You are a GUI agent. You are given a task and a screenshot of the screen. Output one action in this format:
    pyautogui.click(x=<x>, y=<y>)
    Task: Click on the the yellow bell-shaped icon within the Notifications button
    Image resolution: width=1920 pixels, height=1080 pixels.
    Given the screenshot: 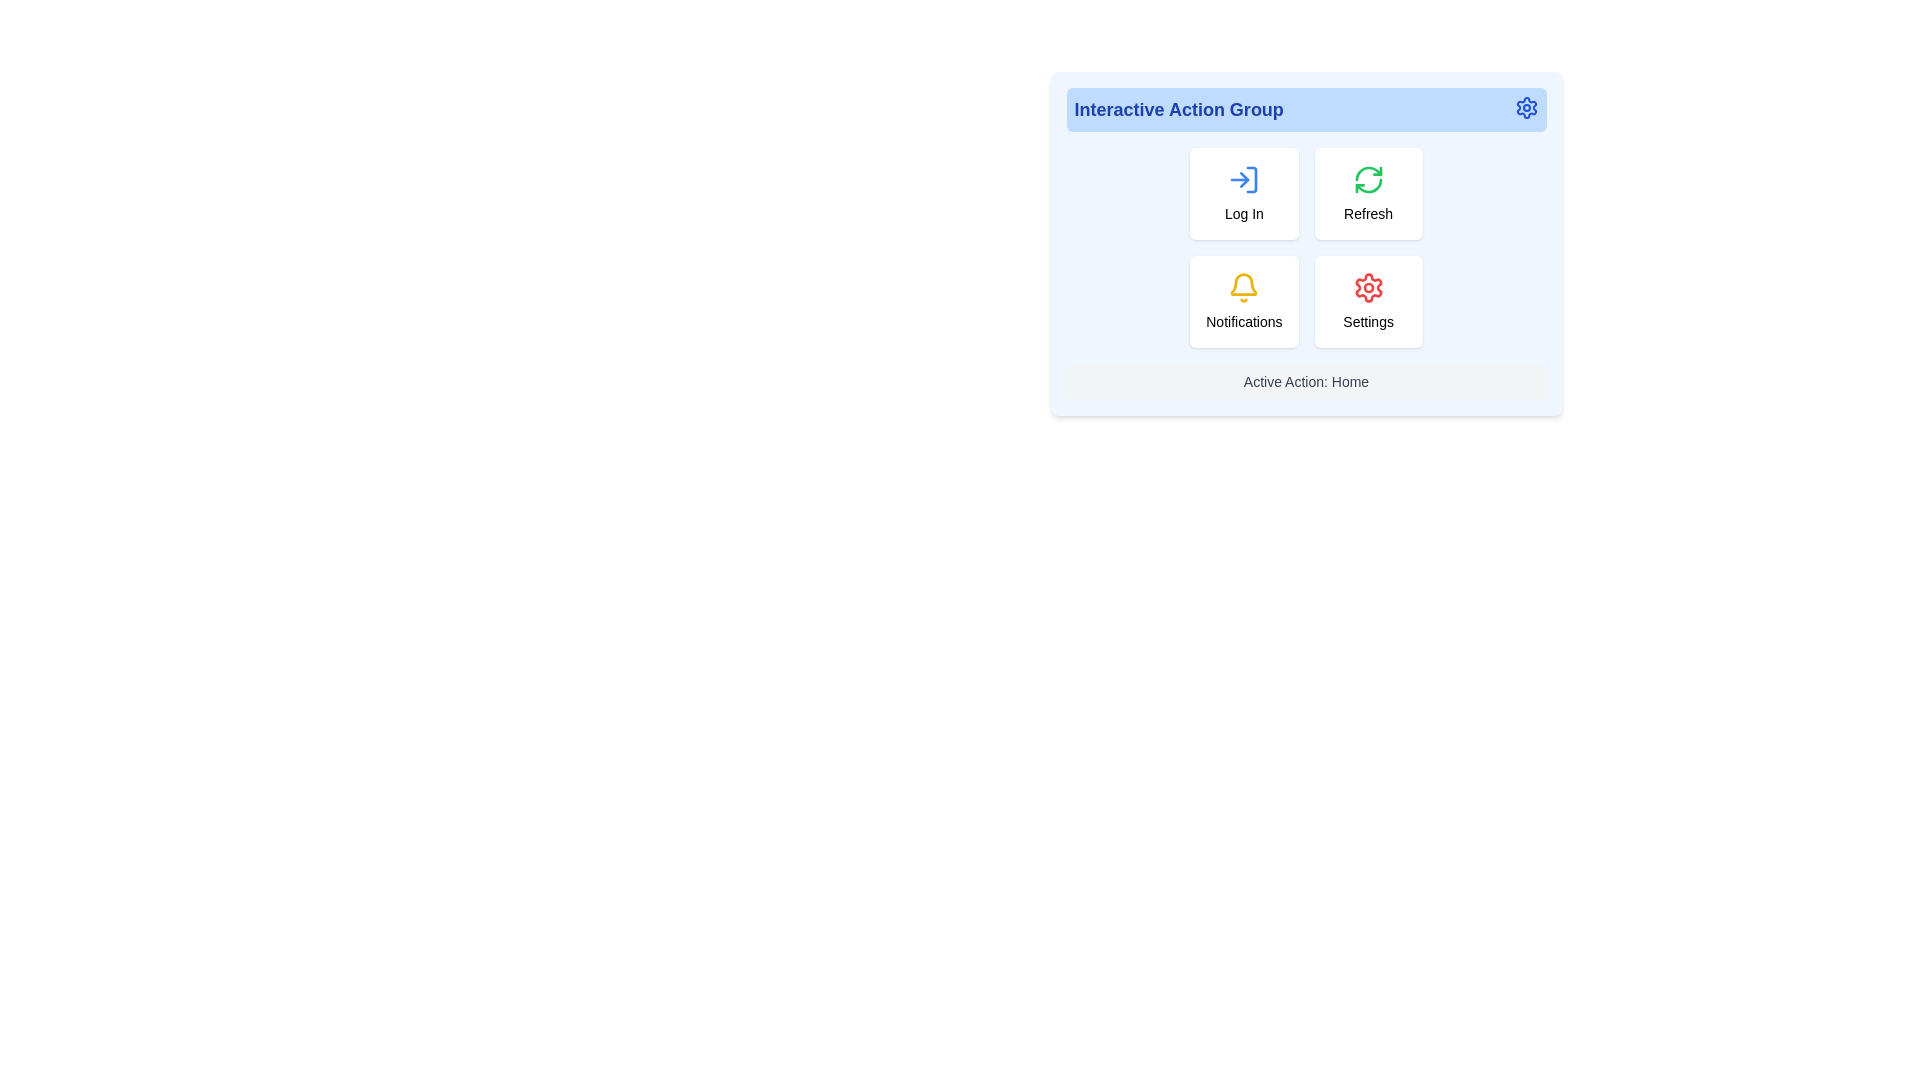 What is the action you would take?
    pyautogui.click(x=1242, y=284)
    